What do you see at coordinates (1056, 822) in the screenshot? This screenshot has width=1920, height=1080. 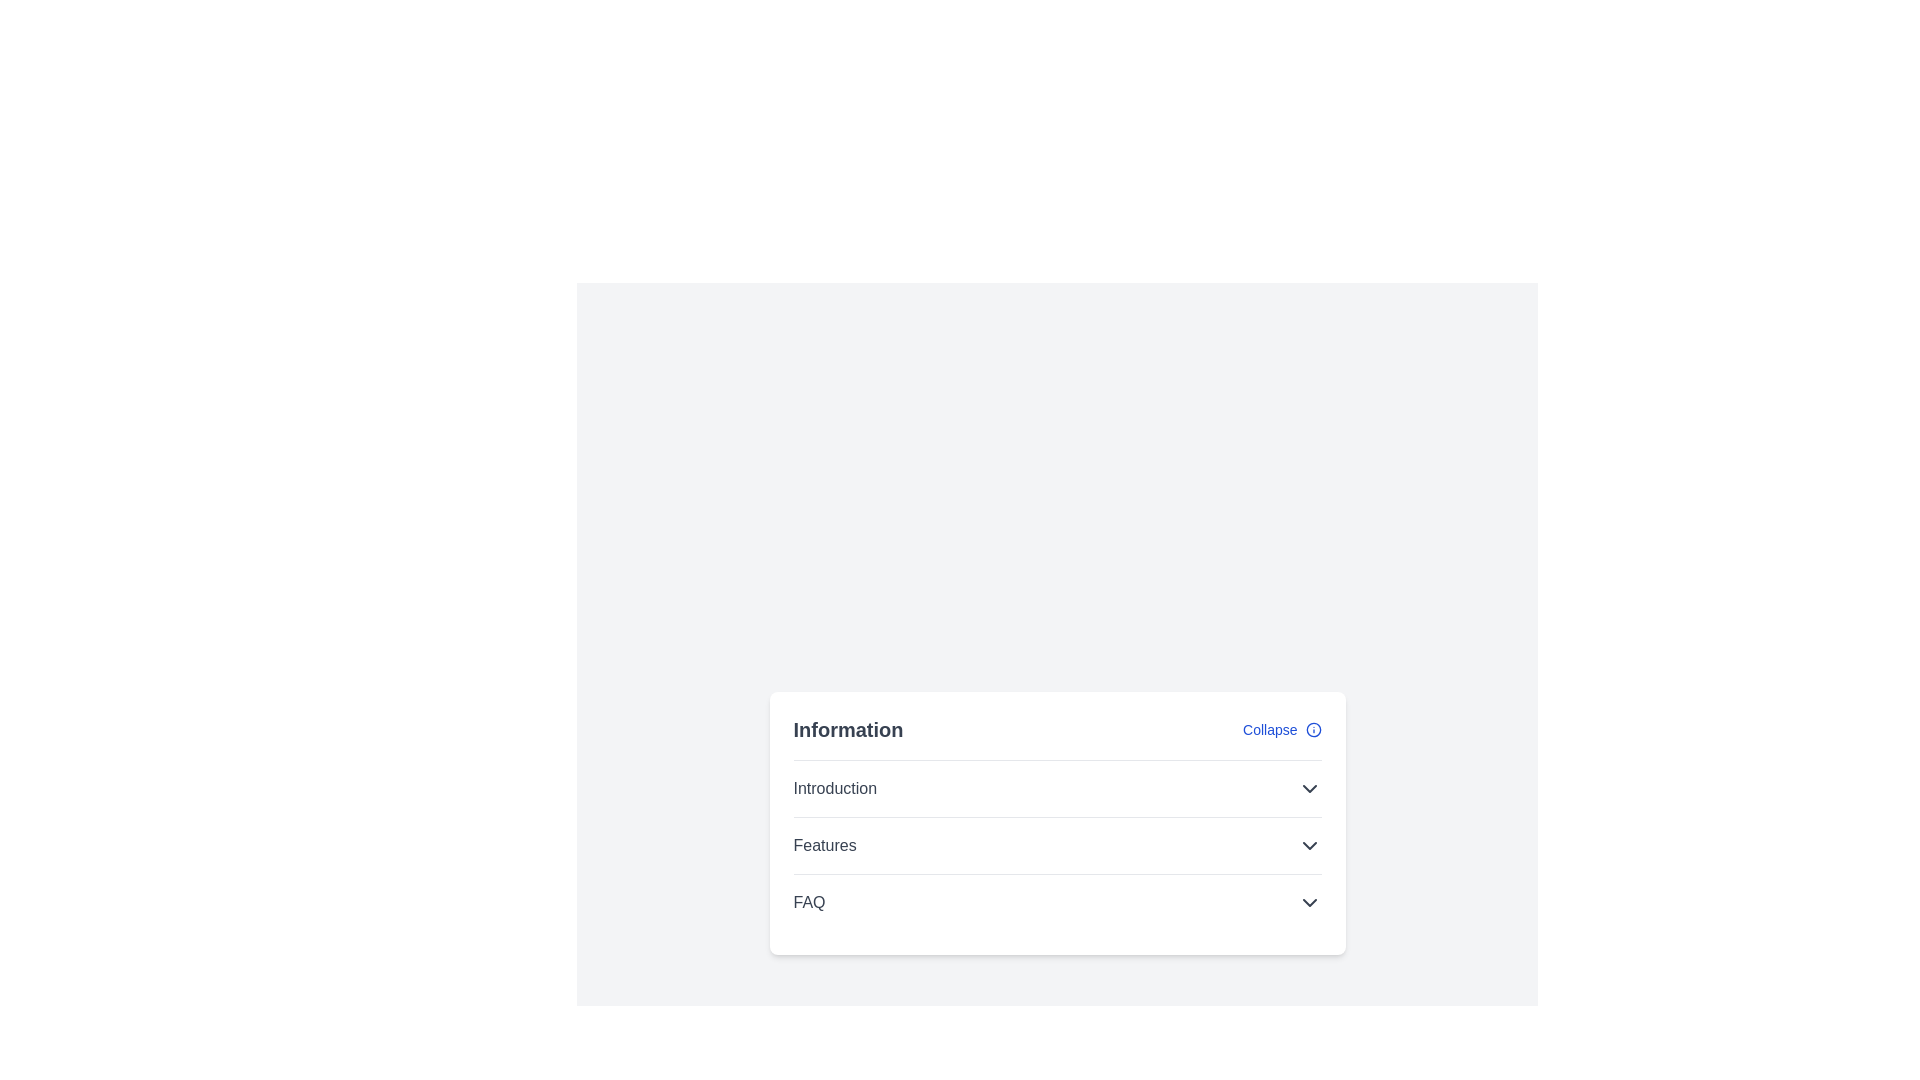 I see `the 'Information' collapsible list component, which contains items such as 'Introduction', 'Features', and 'FAQ'` at bounding box center [1056, 822].